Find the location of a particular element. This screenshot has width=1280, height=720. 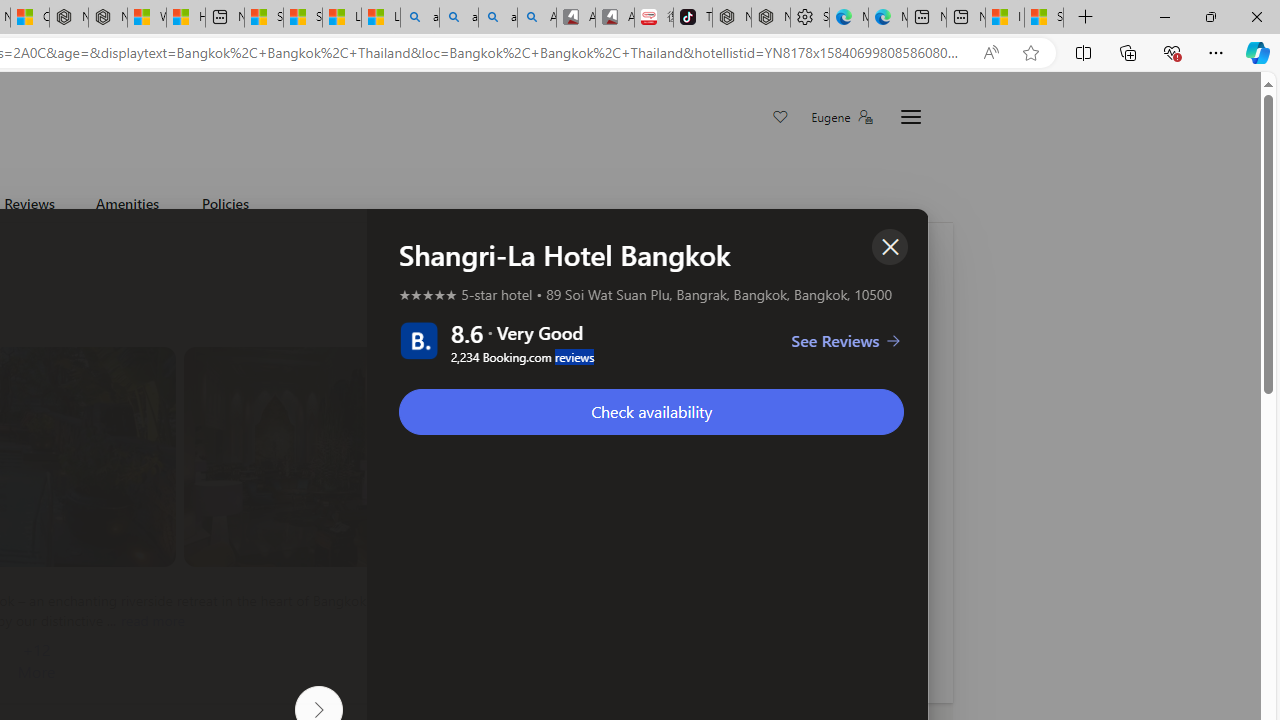

'Nordace Siena Pro 15 Backpack' is located at coordinates (769, 17).